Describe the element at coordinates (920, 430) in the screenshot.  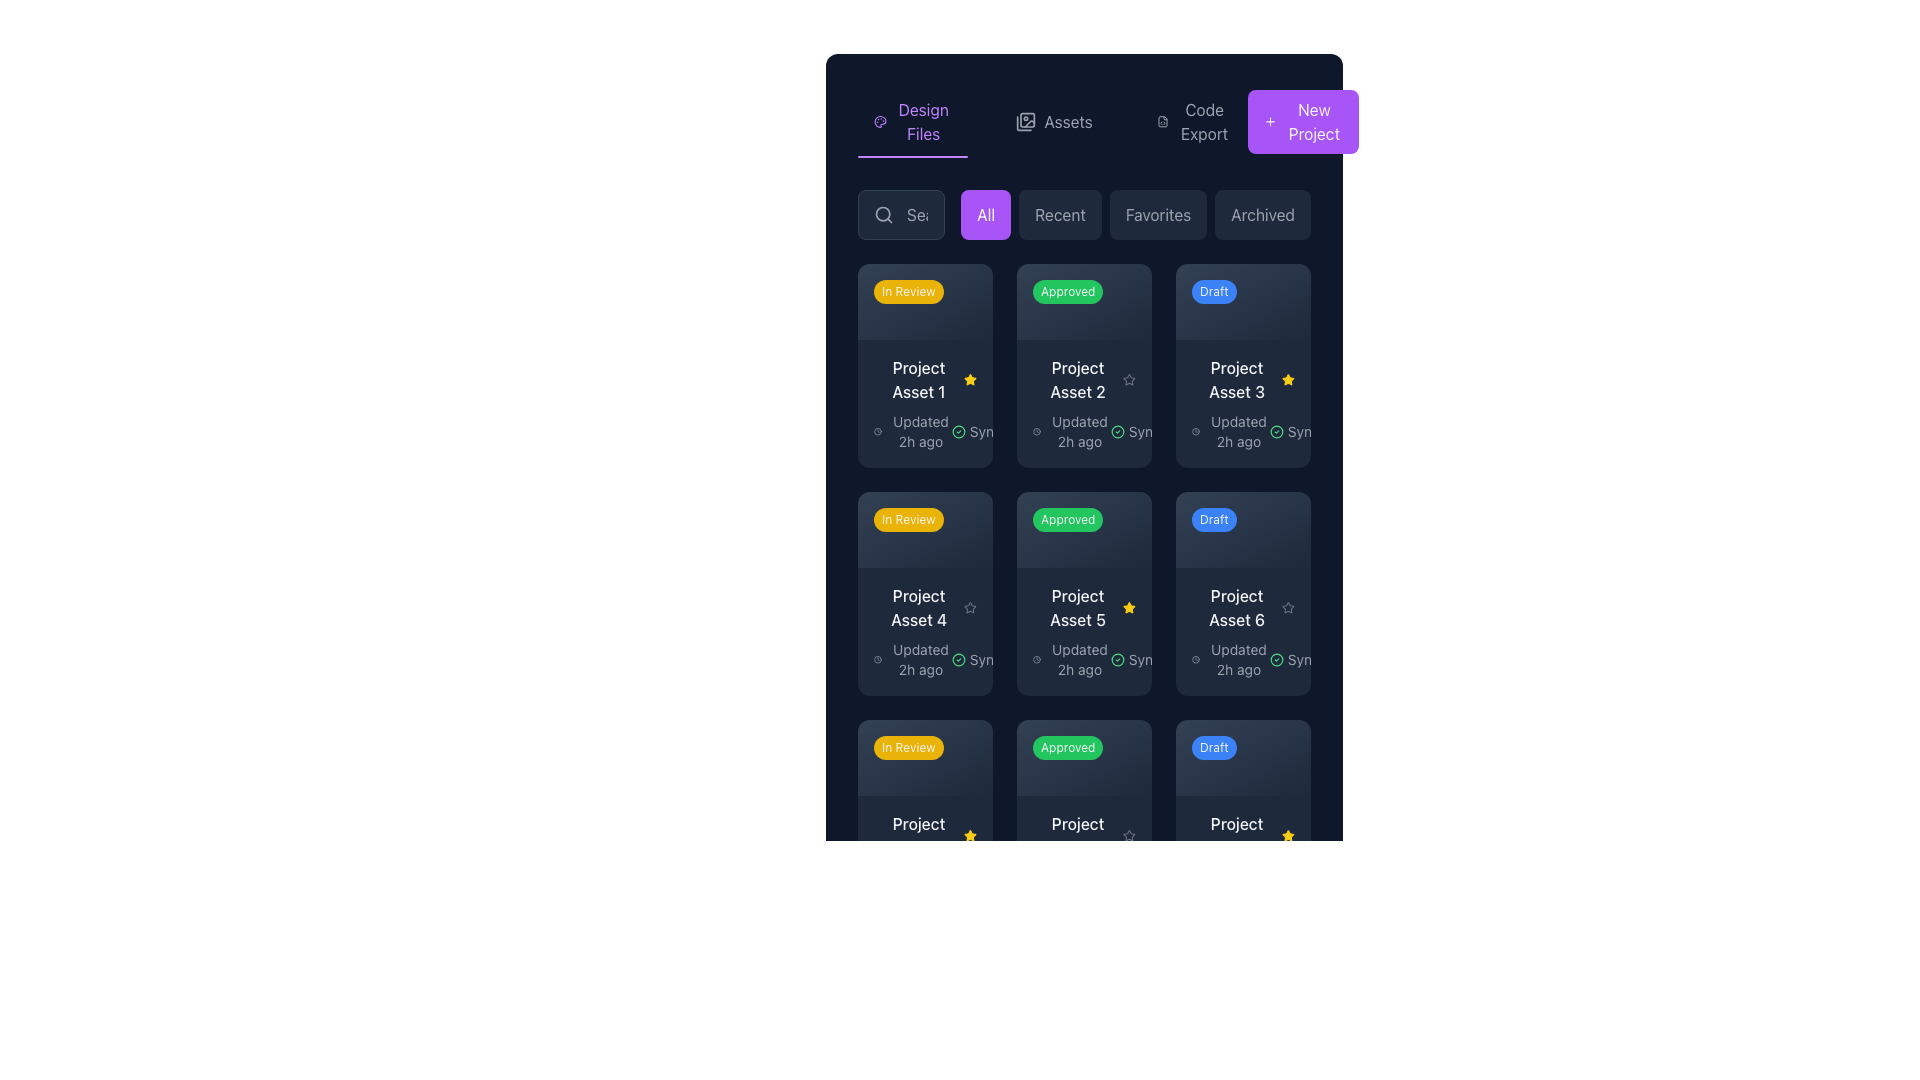
I see `timestamp information from the text label that indicates when the associated project was last updated, located beneath the first project card in the first column of a grid layout` at that location.